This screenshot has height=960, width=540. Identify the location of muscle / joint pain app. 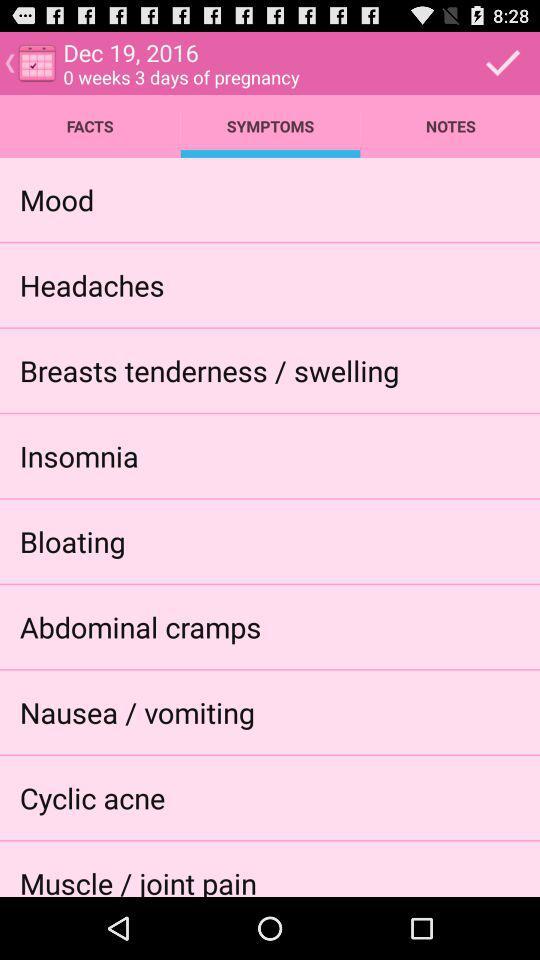
(137, 879).